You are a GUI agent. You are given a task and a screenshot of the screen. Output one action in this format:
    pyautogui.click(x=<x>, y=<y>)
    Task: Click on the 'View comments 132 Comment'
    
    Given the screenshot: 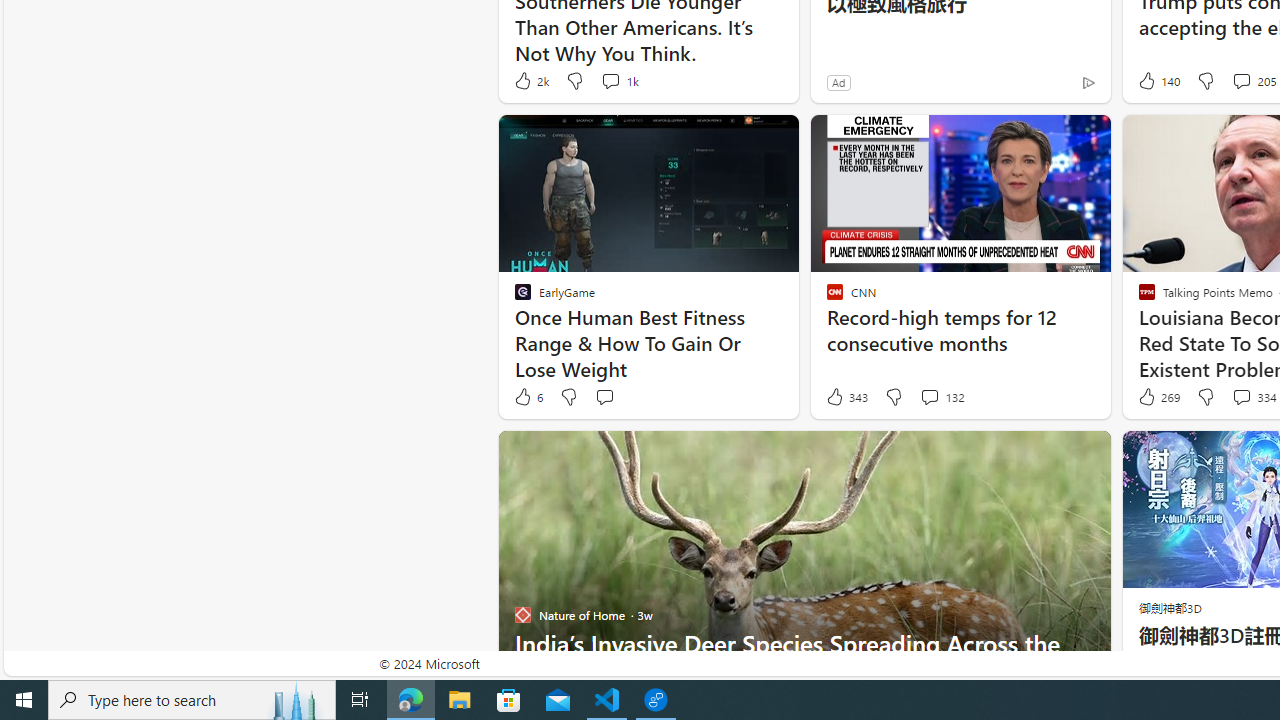 What is the action you would take?
    pyautogui.click(x=941, y=397)
    